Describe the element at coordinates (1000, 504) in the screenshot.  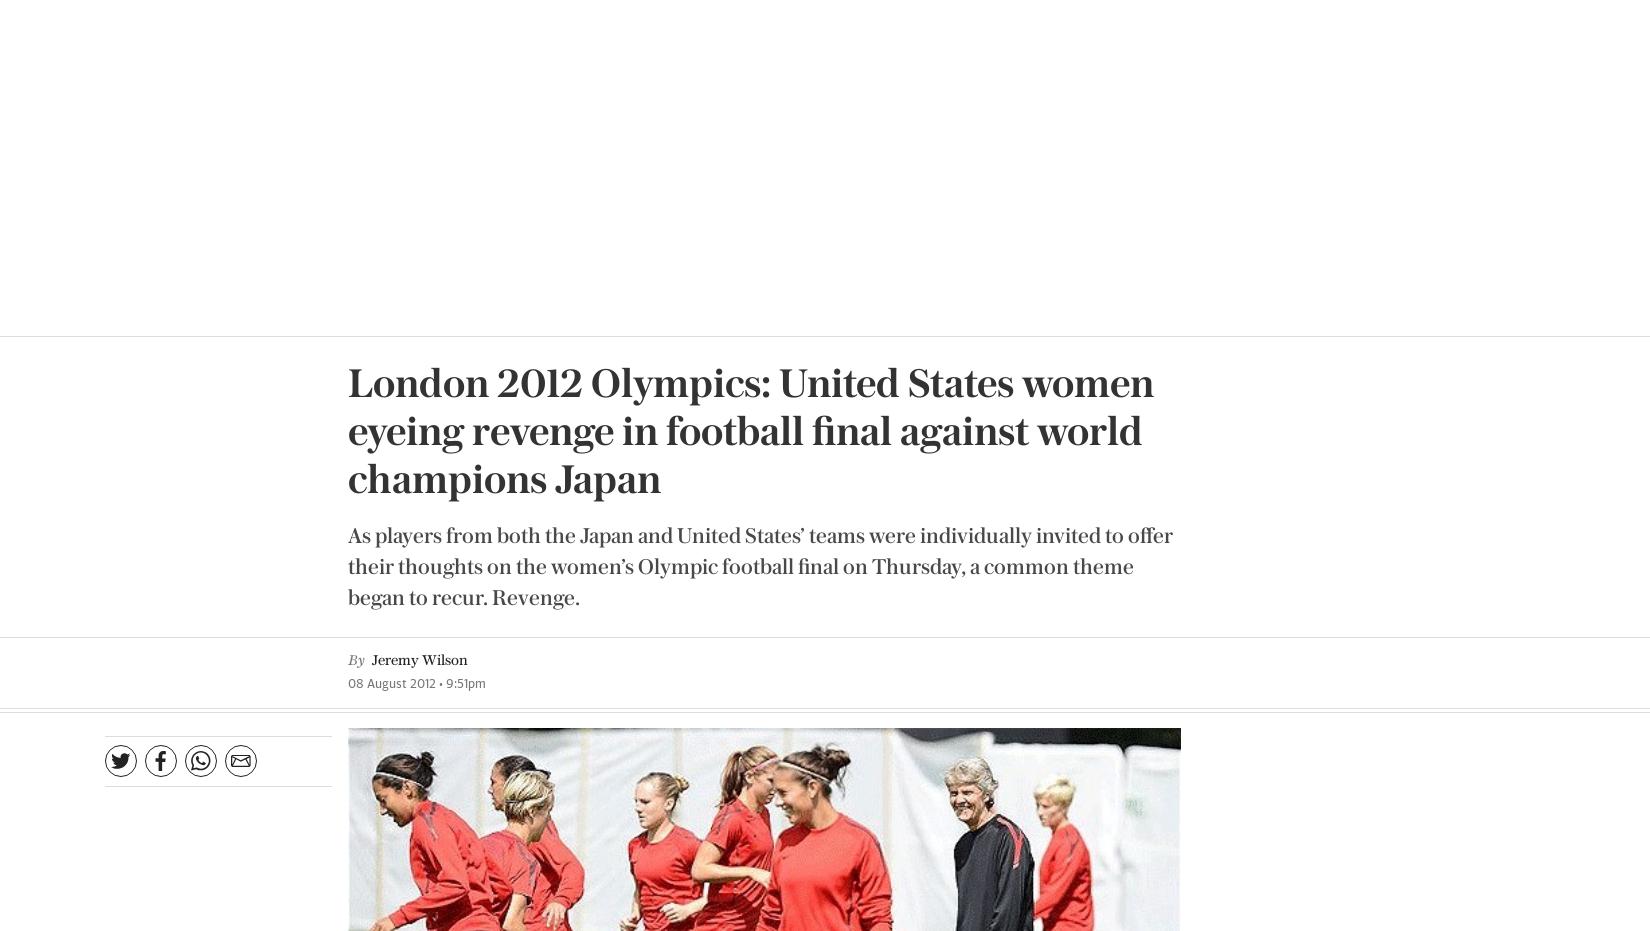
I see `': Photo: REUTERS'` at that location.